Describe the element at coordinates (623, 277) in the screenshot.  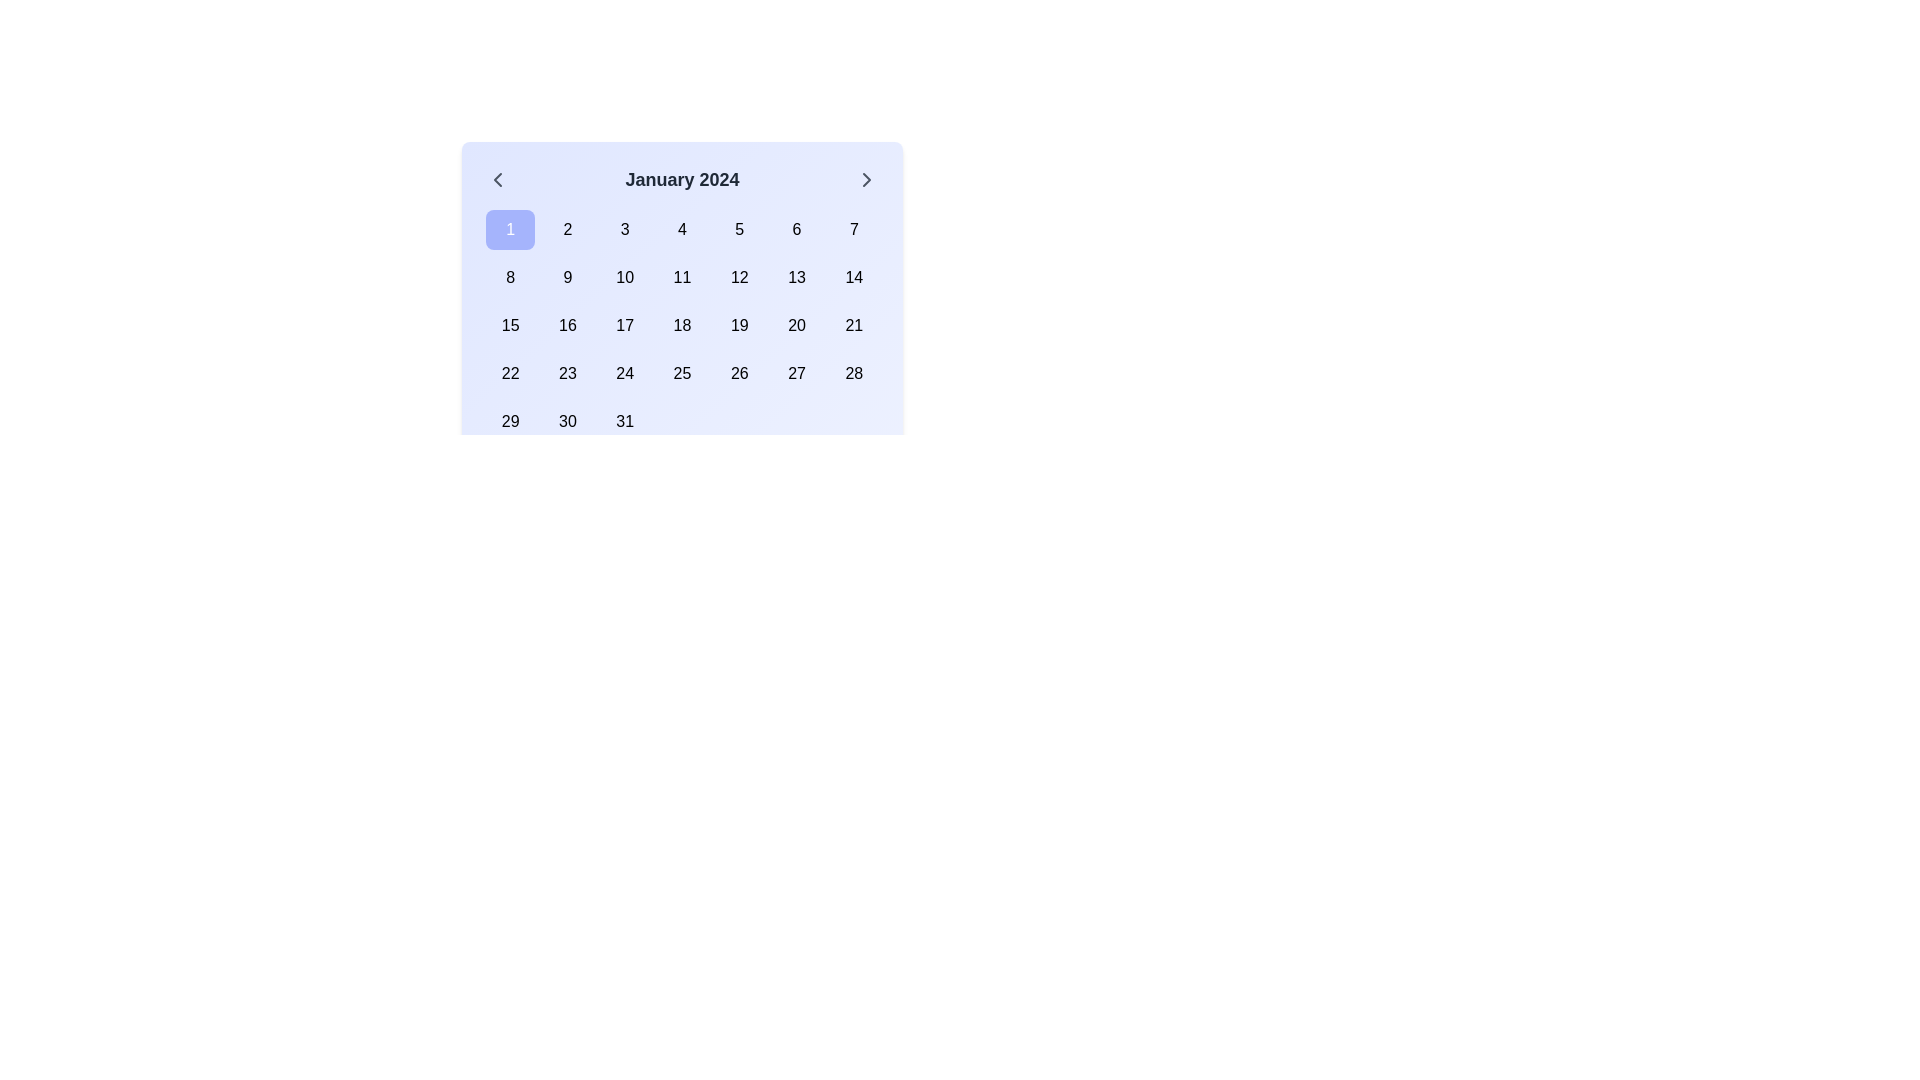
I see `the interactive button representing the day '10' in the January 2024 calendar` at that location.